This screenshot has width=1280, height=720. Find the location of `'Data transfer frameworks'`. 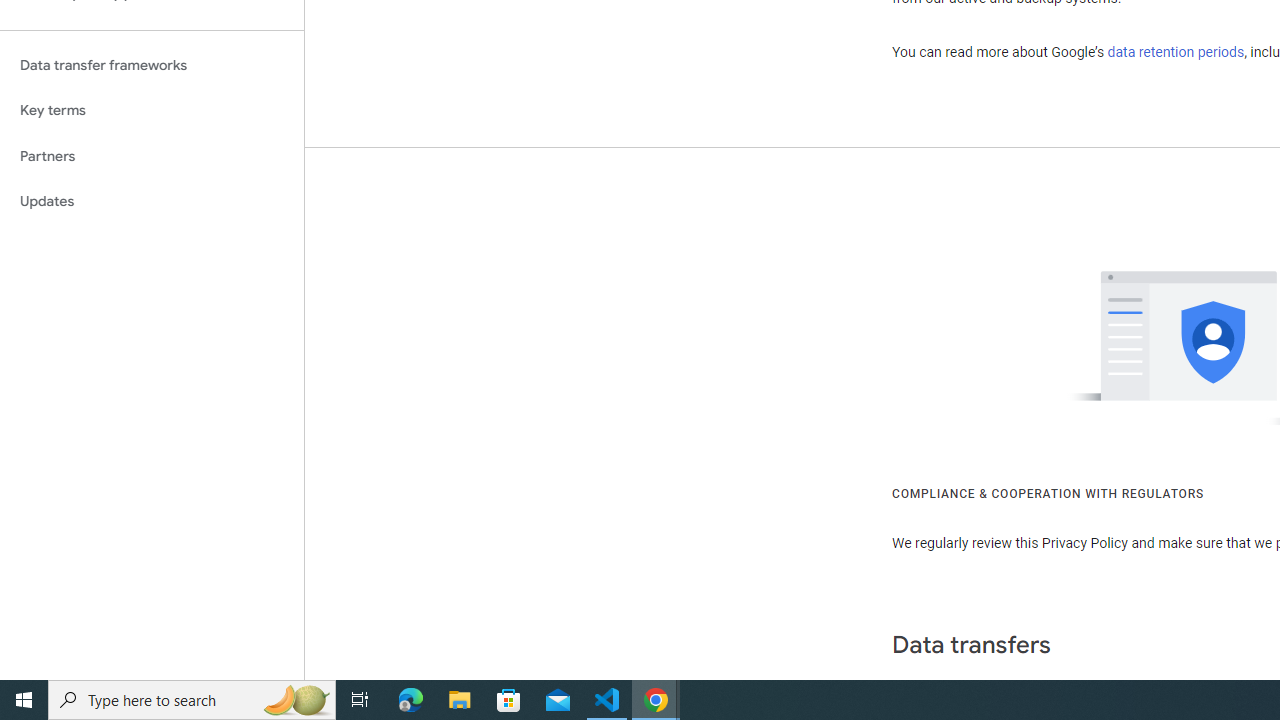

'Data transfer frameworks' is located at coordinates (151, 64).